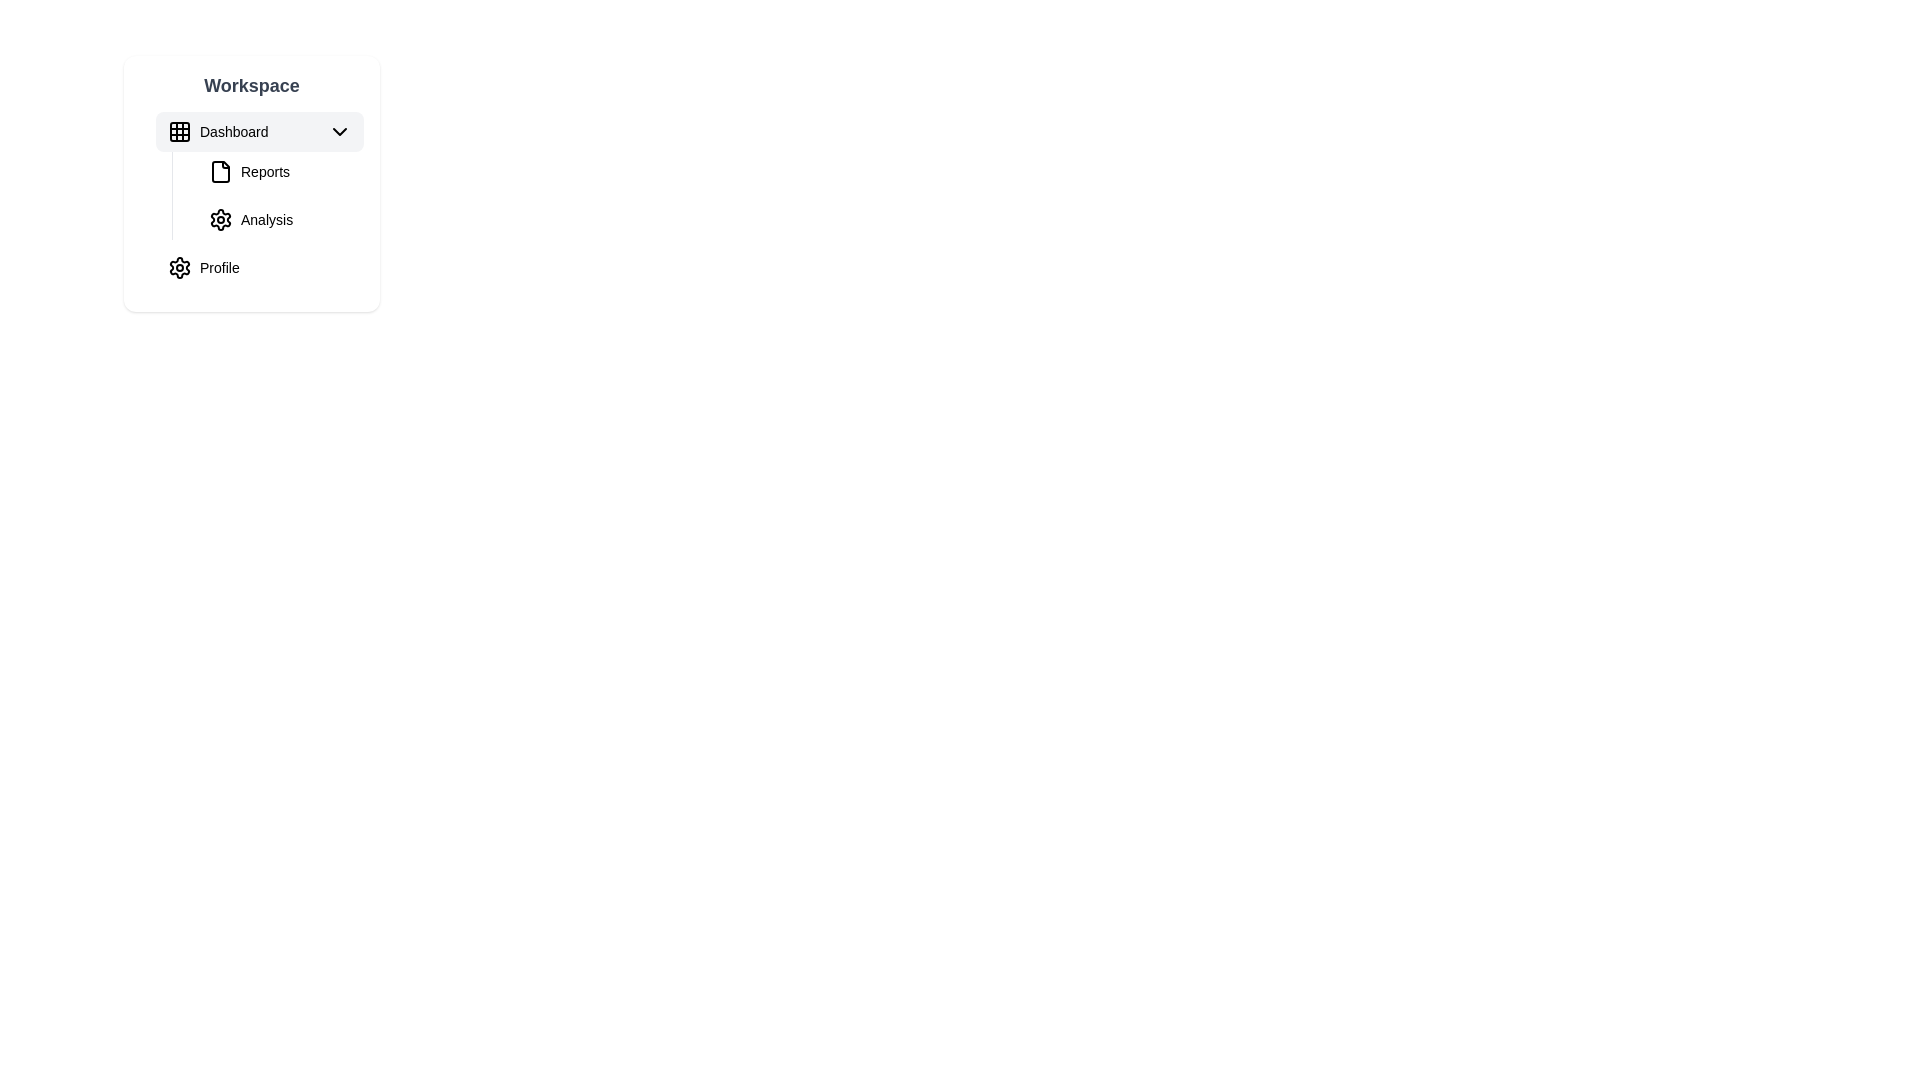 The width and height of the screenshot is (1920, 1080). I want to click on the 'Reports' navigation menu entry, which is the second item in the vertical menu list, positioned below 'Dashboard' and above 'Analysis', so click(251, 184).